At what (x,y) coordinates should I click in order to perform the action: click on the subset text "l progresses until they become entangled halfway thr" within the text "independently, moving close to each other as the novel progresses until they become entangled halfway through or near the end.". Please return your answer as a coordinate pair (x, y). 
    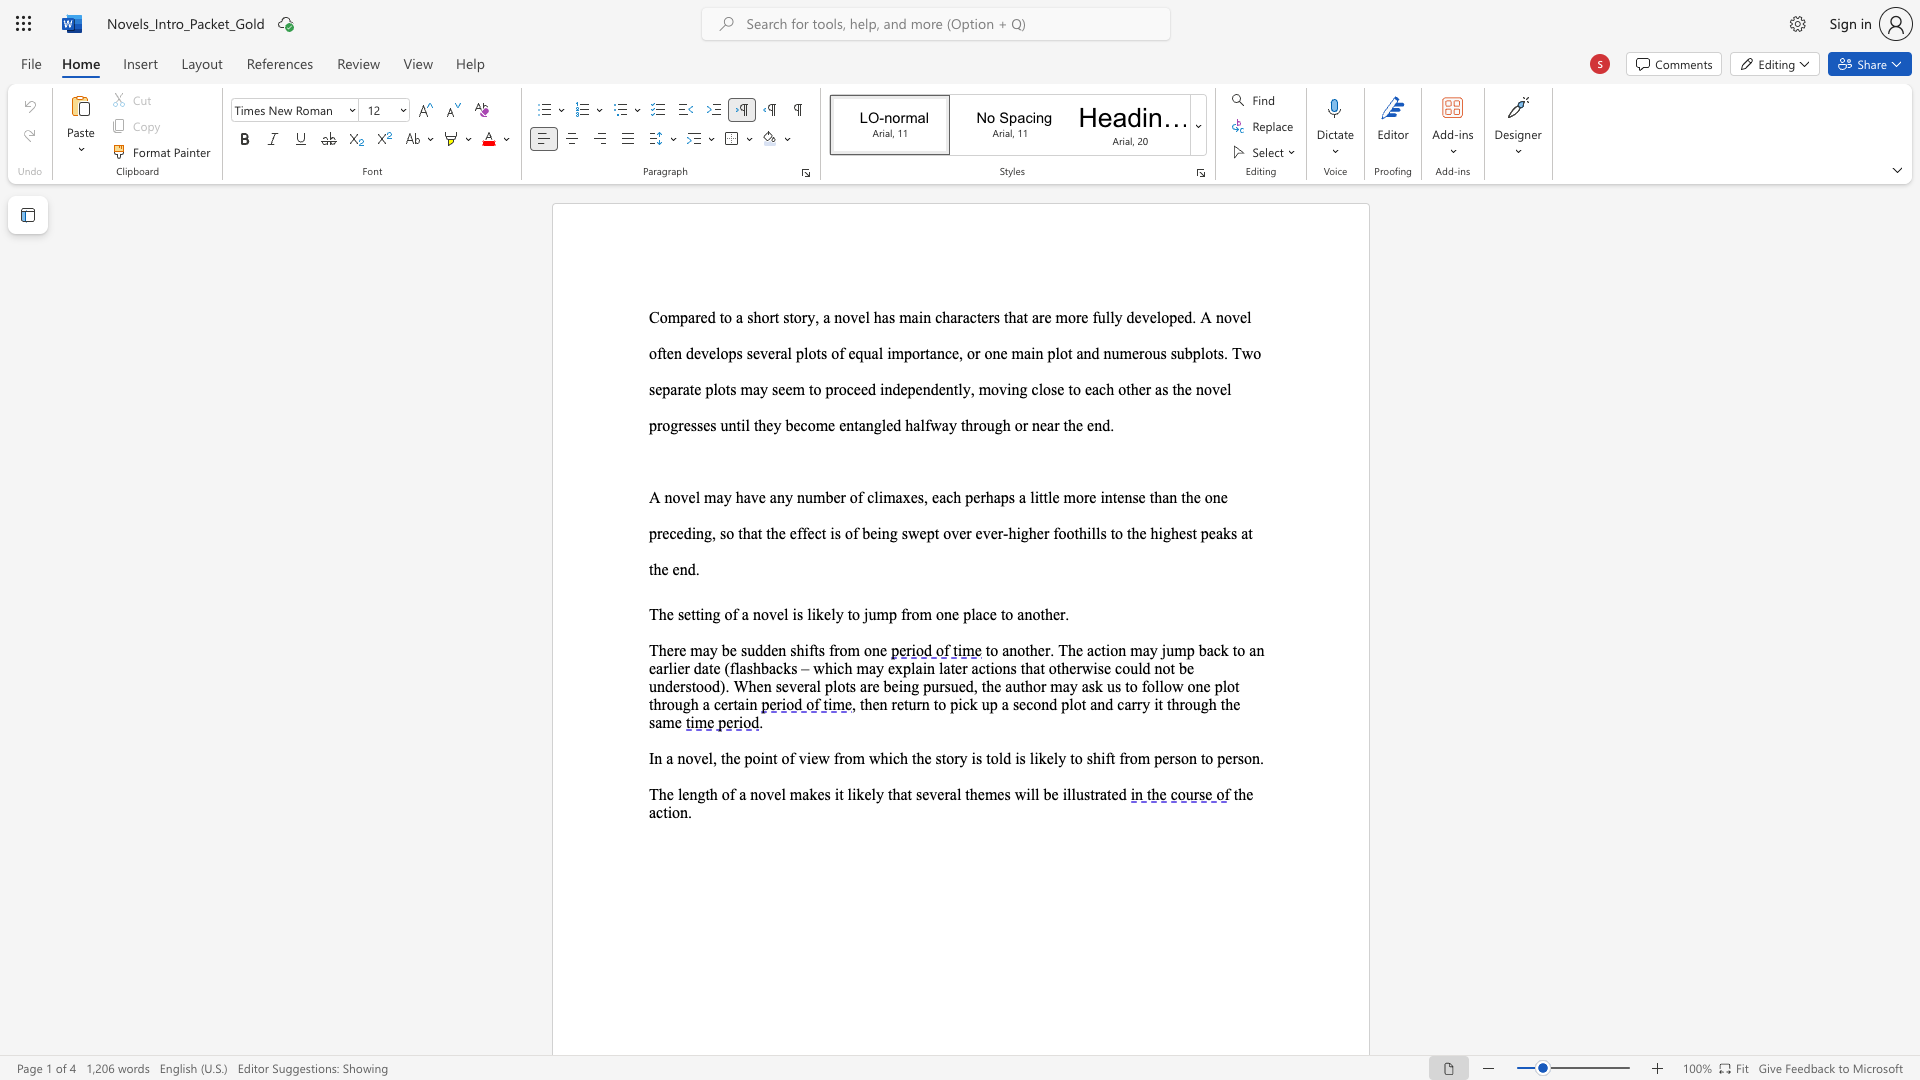
    Looking at the image, I should click on (1226, 389).